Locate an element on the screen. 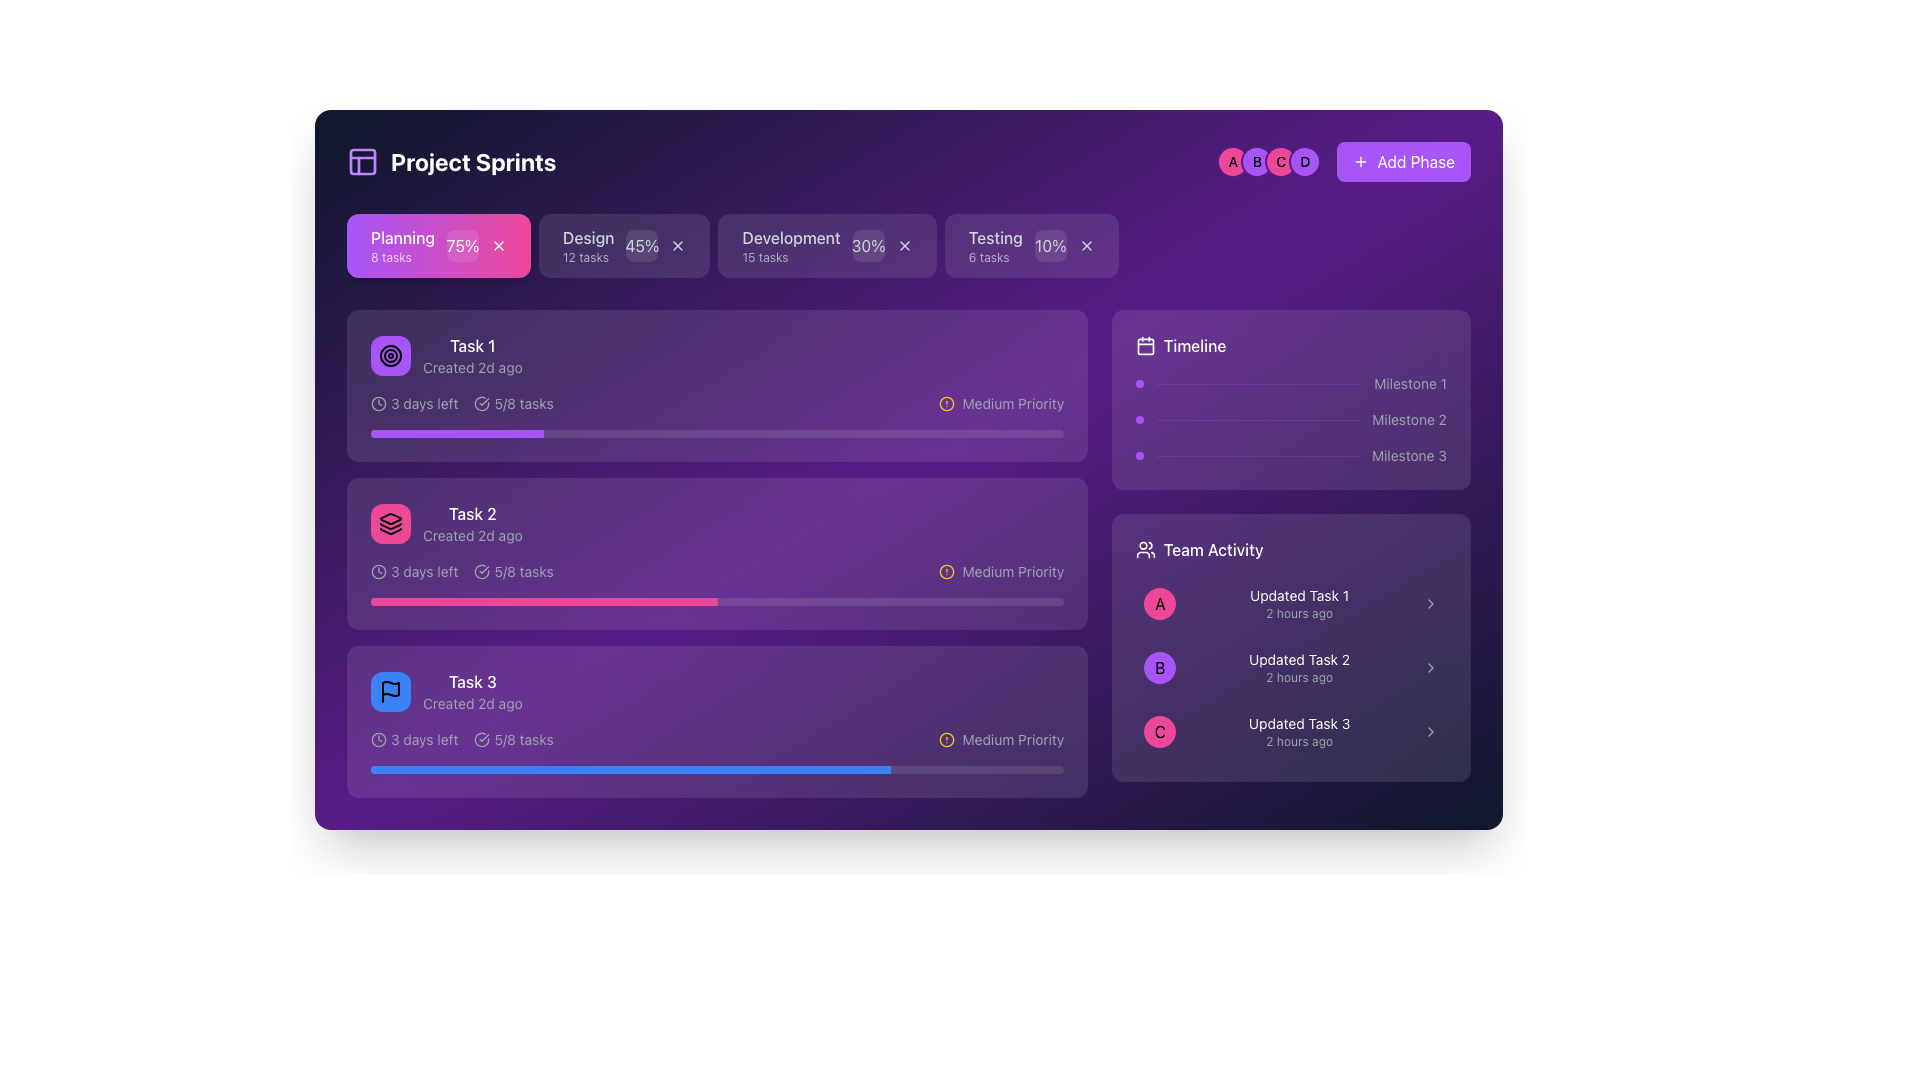 This screenshot has width=1920, height=1080. the informational label displaying the count of tasks associated with the 'Design' section, located below the 'Design' text element in the upper central section of the interface is located at coordinates (584, 257).